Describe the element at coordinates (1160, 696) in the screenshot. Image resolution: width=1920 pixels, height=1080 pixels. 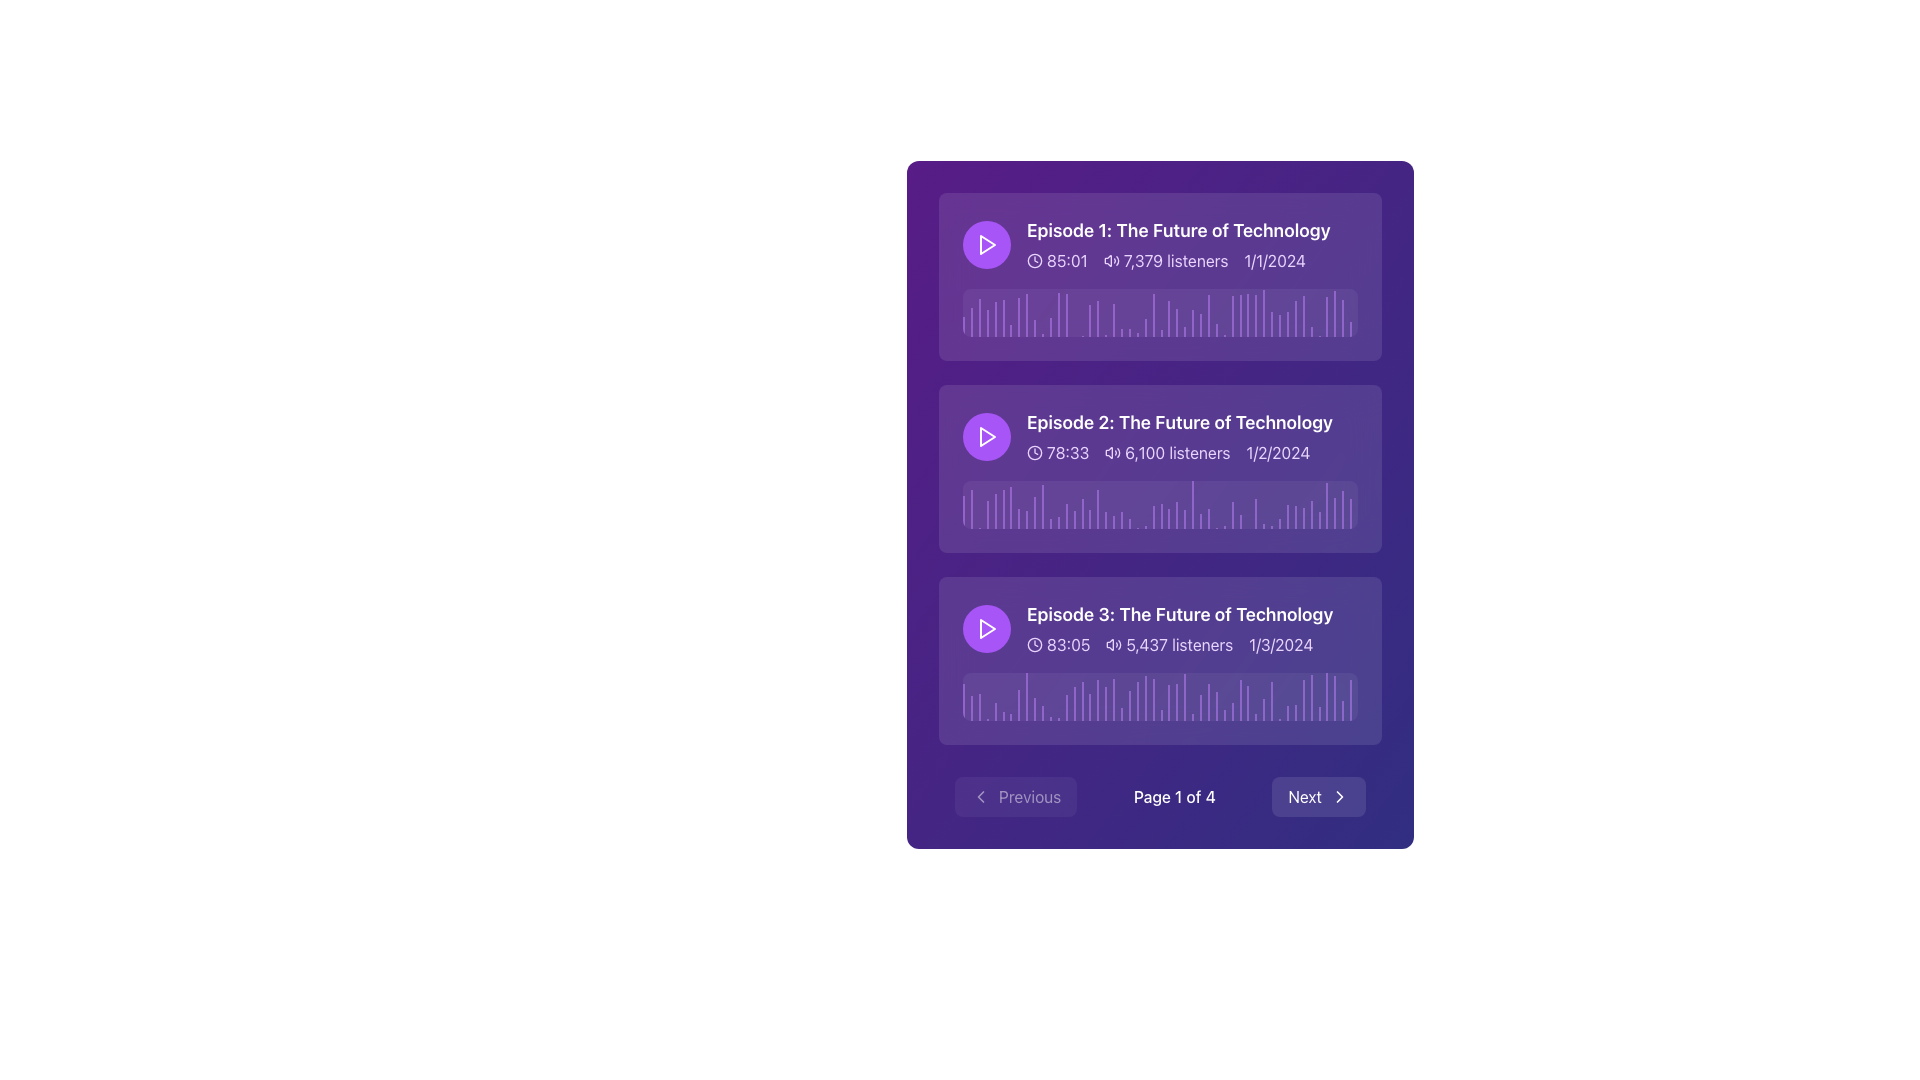
I see `the Waveform visualization element representing the audio signals of the podcast episode 'Episode 3: The Future of Technology', located below the listener information` at that location.